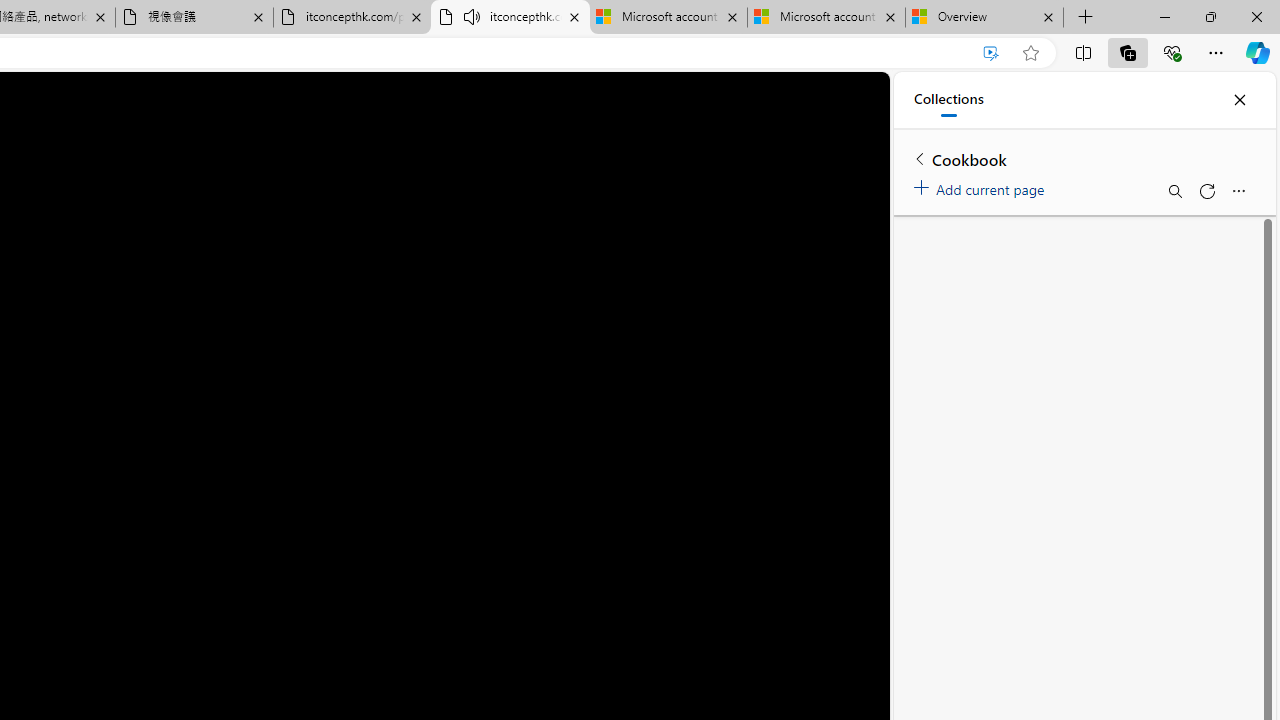 The image size is (1280, 720). I want to click on 'Mute tab', so click(470, 16).